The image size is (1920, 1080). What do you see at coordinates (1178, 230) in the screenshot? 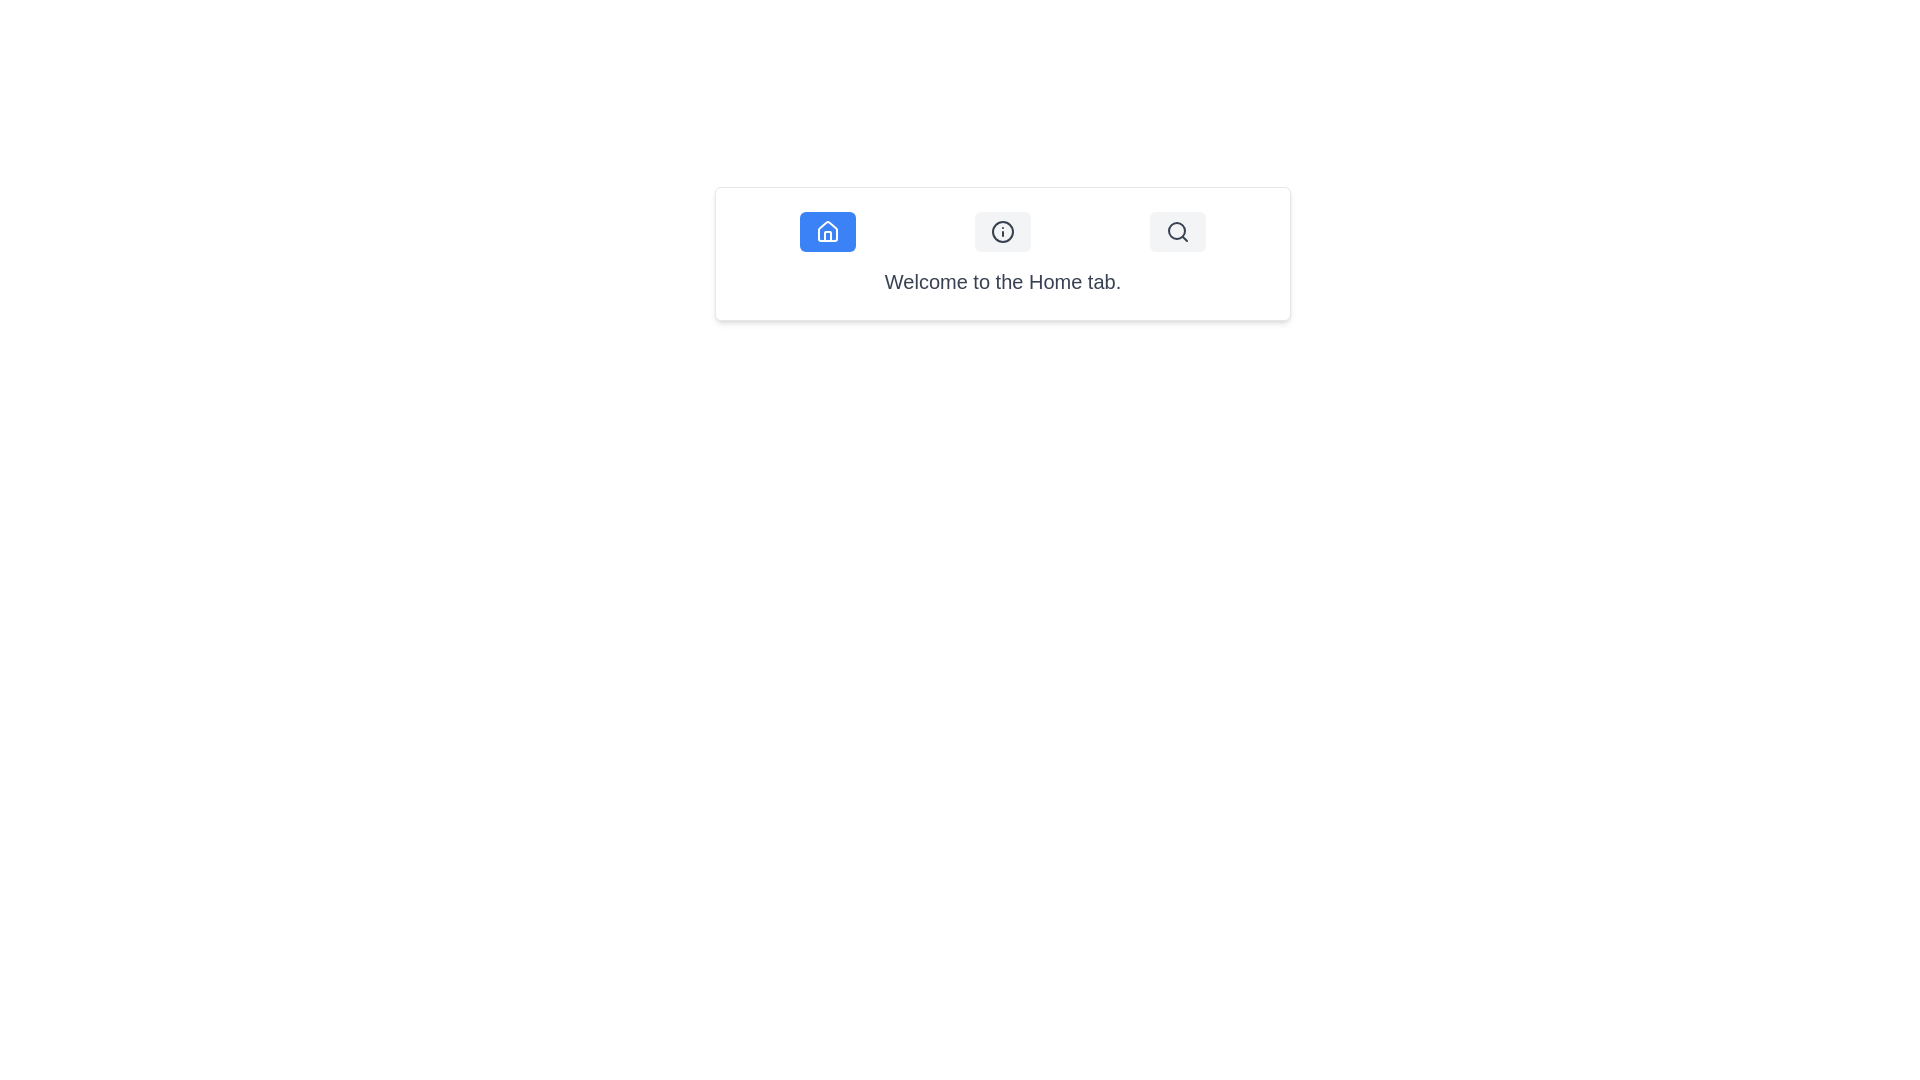
I see `the search icon located on the rightmost side among three horizontally aligned icons` at bounding box center [1178, 230].